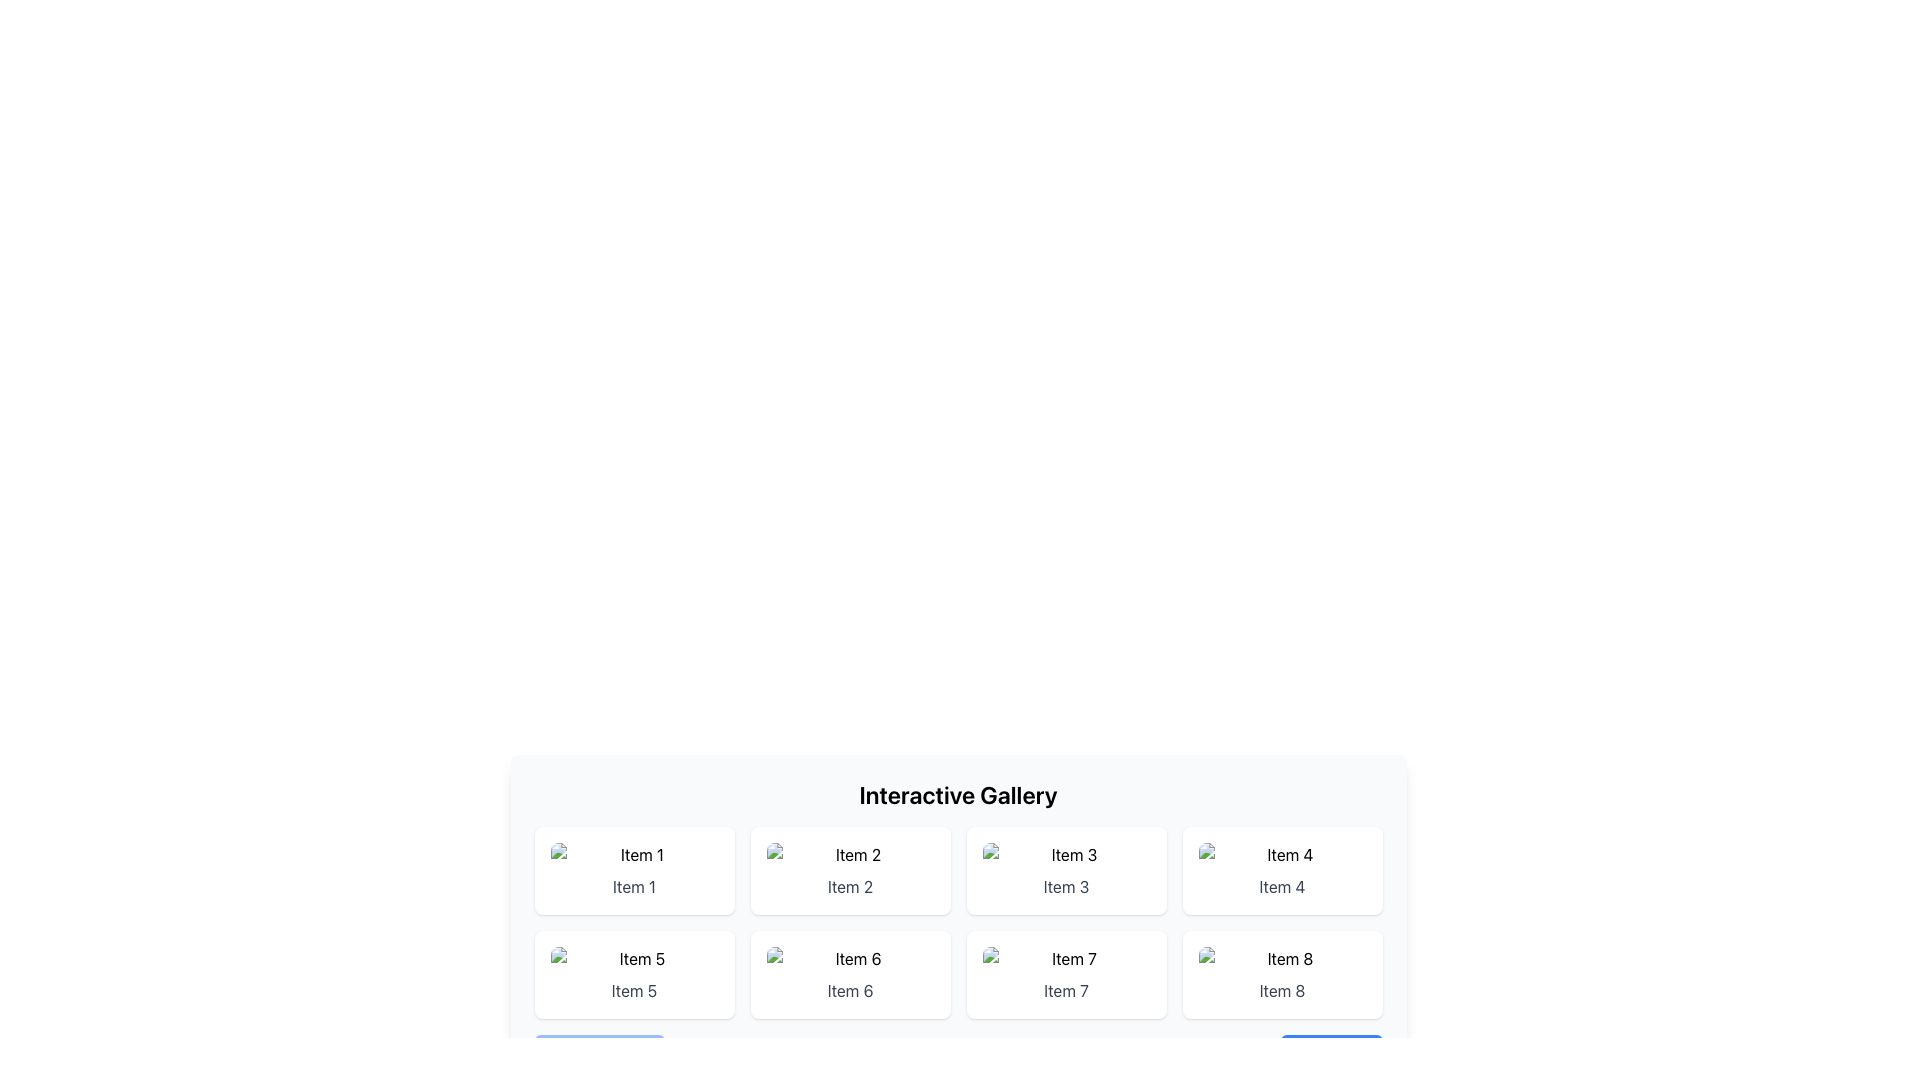 This screenshot has width=1920, height=1080. What do you see at coordinates (1331, 1054) in the screenshot?
I see `the rectangular blue button labeled 'Next' located at the bottom right of the interface` at bounding box center [1331, 1054].